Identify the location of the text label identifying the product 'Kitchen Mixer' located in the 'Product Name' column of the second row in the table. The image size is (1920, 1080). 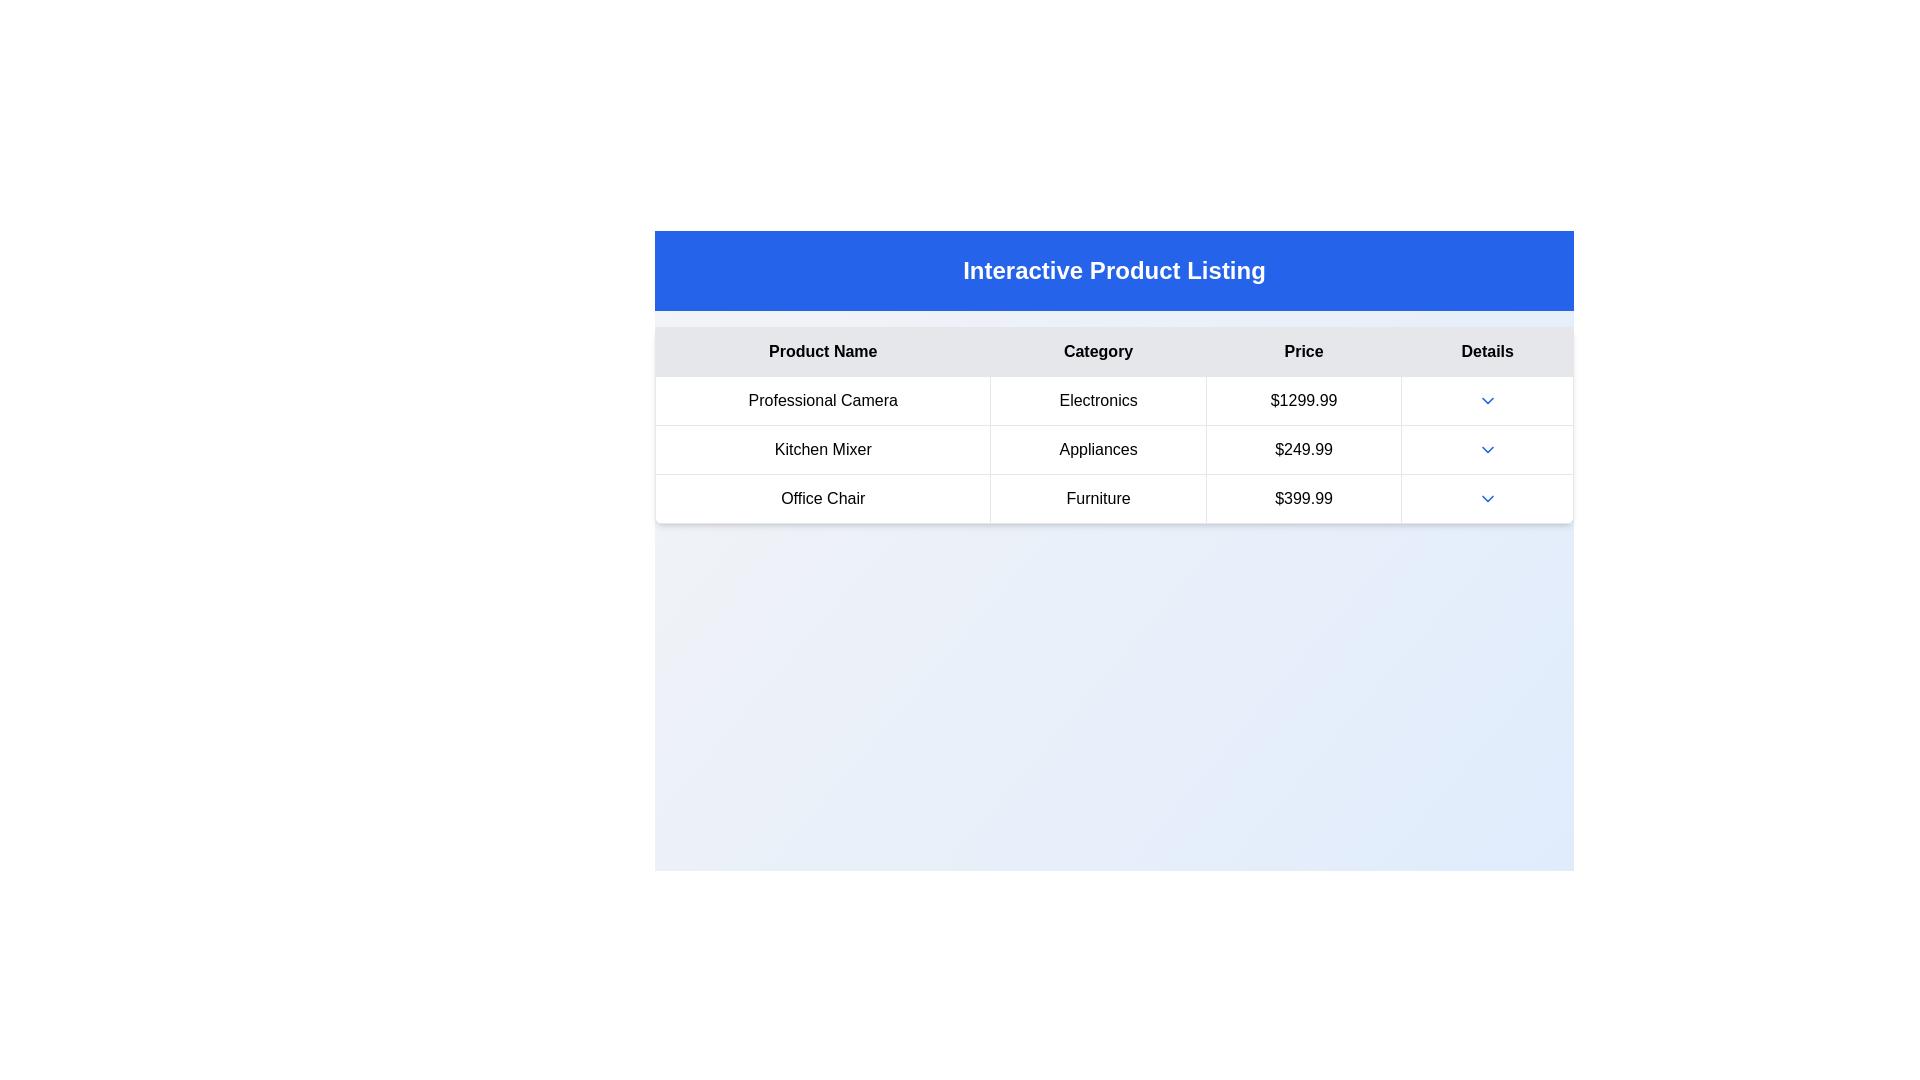
(823, 450).